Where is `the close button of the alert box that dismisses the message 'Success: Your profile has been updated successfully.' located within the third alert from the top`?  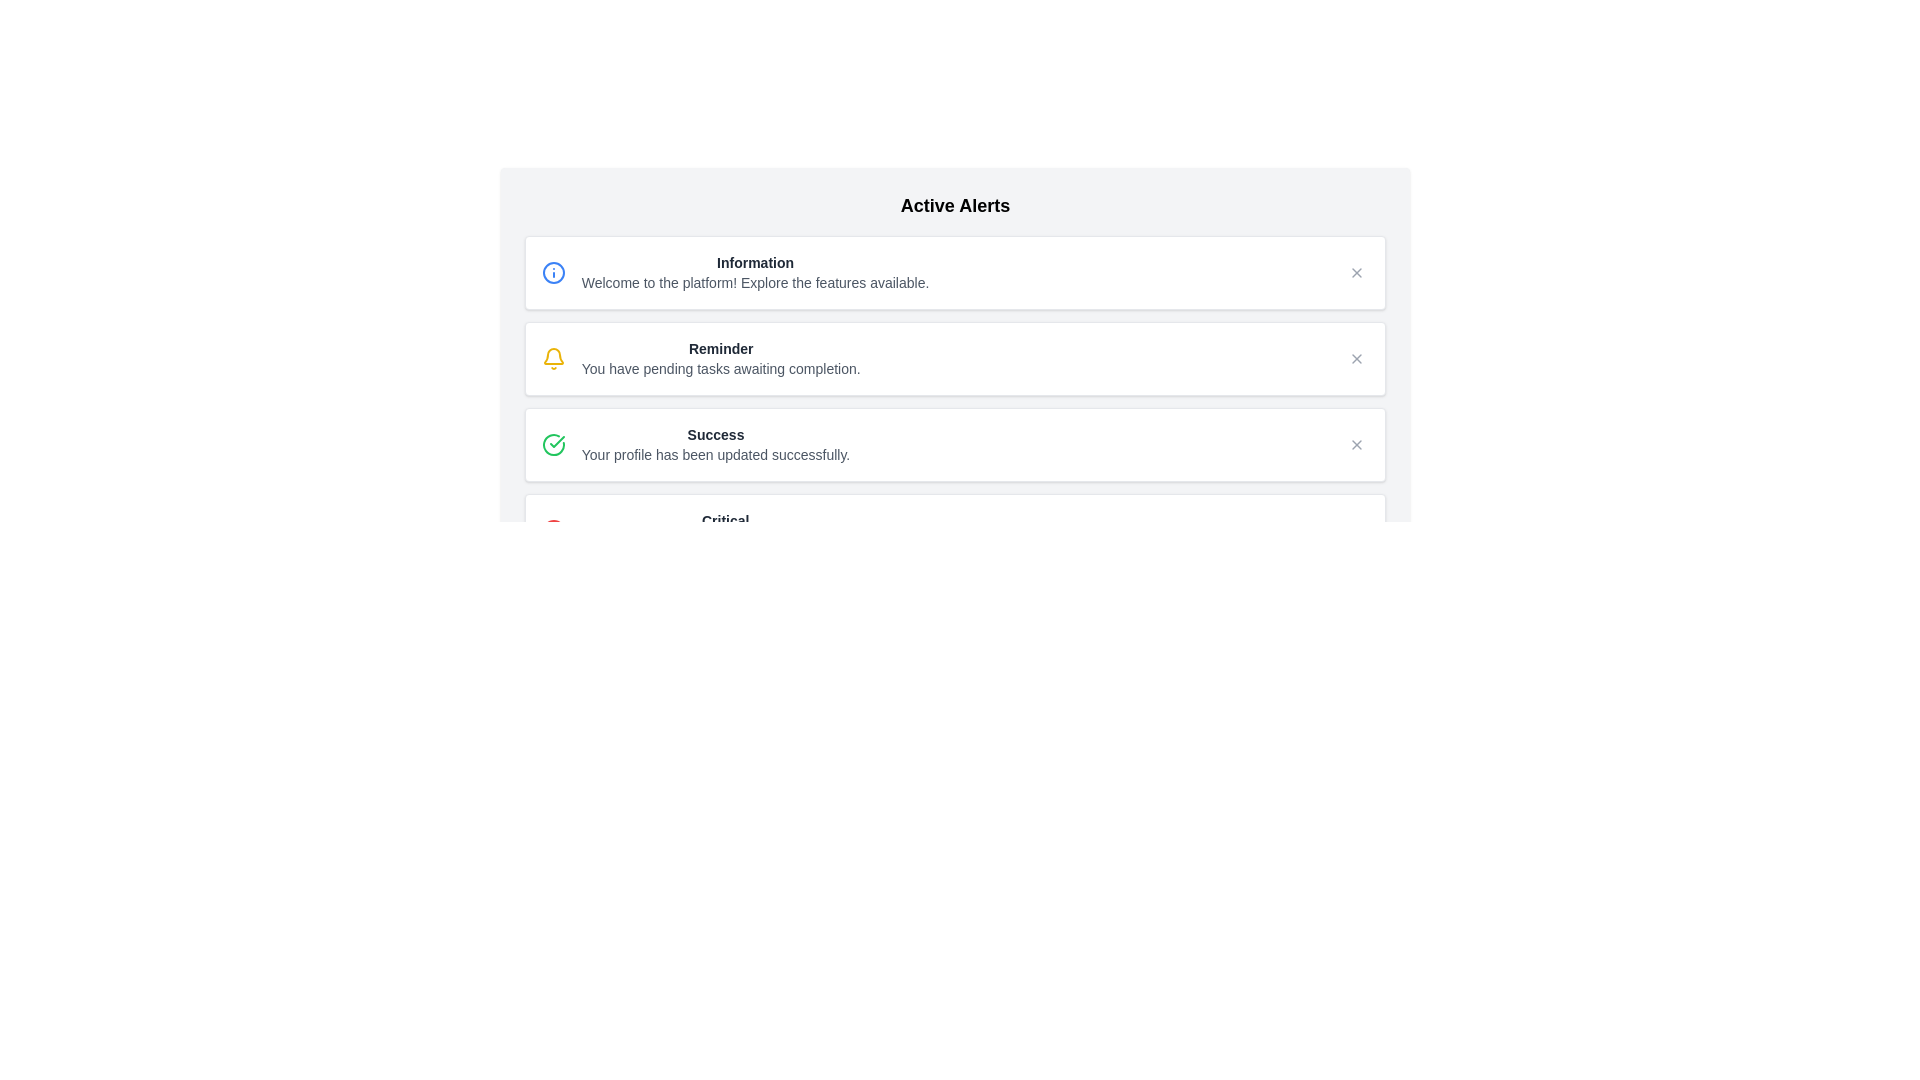
the close button of the alert box that dismisses the message 'Success: Your profile has been updated successfully.' located within the third alert from the top is located at coordinates (1357, 443).